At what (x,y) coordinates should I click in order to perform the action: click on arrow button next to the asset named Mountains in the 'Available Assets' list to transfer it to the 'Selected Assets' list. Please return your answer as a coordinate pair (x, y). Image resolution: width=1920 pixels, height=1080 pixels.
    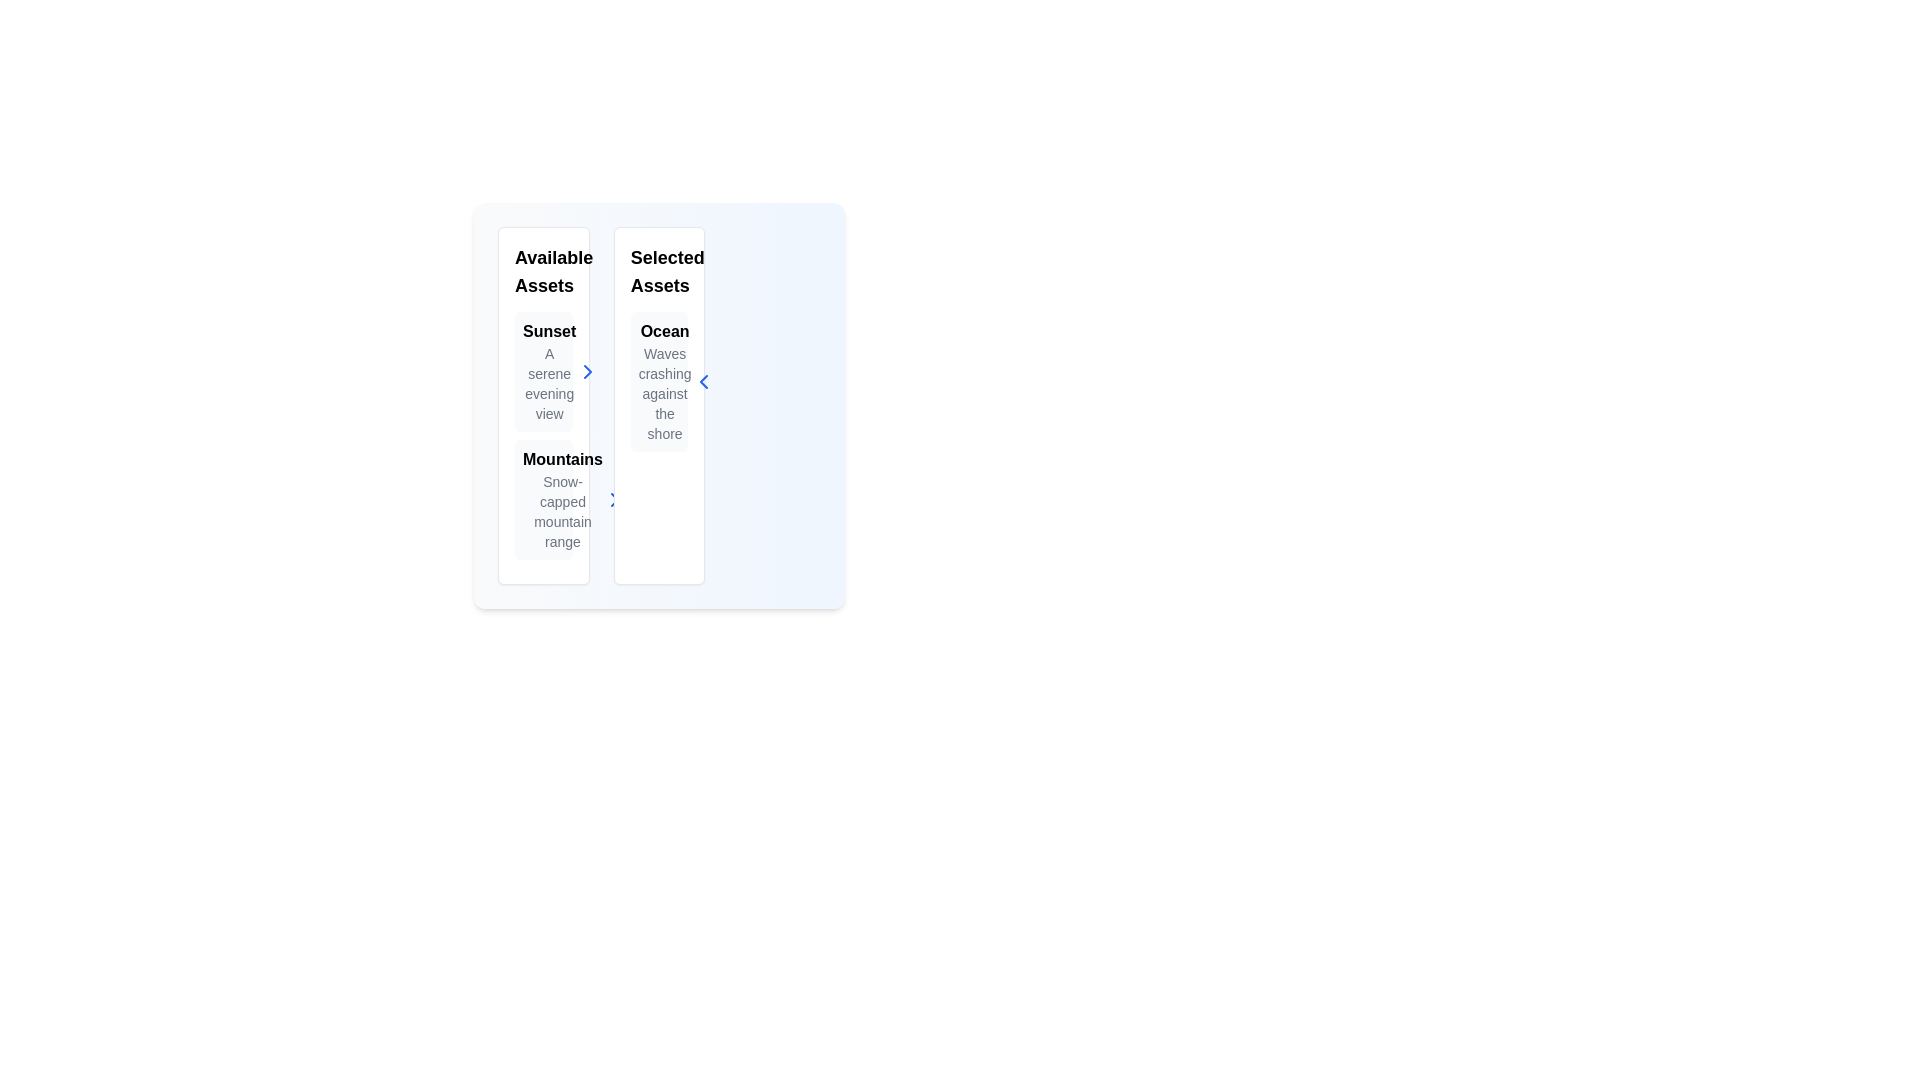
    Looking at the image, I should click on (613, 499).